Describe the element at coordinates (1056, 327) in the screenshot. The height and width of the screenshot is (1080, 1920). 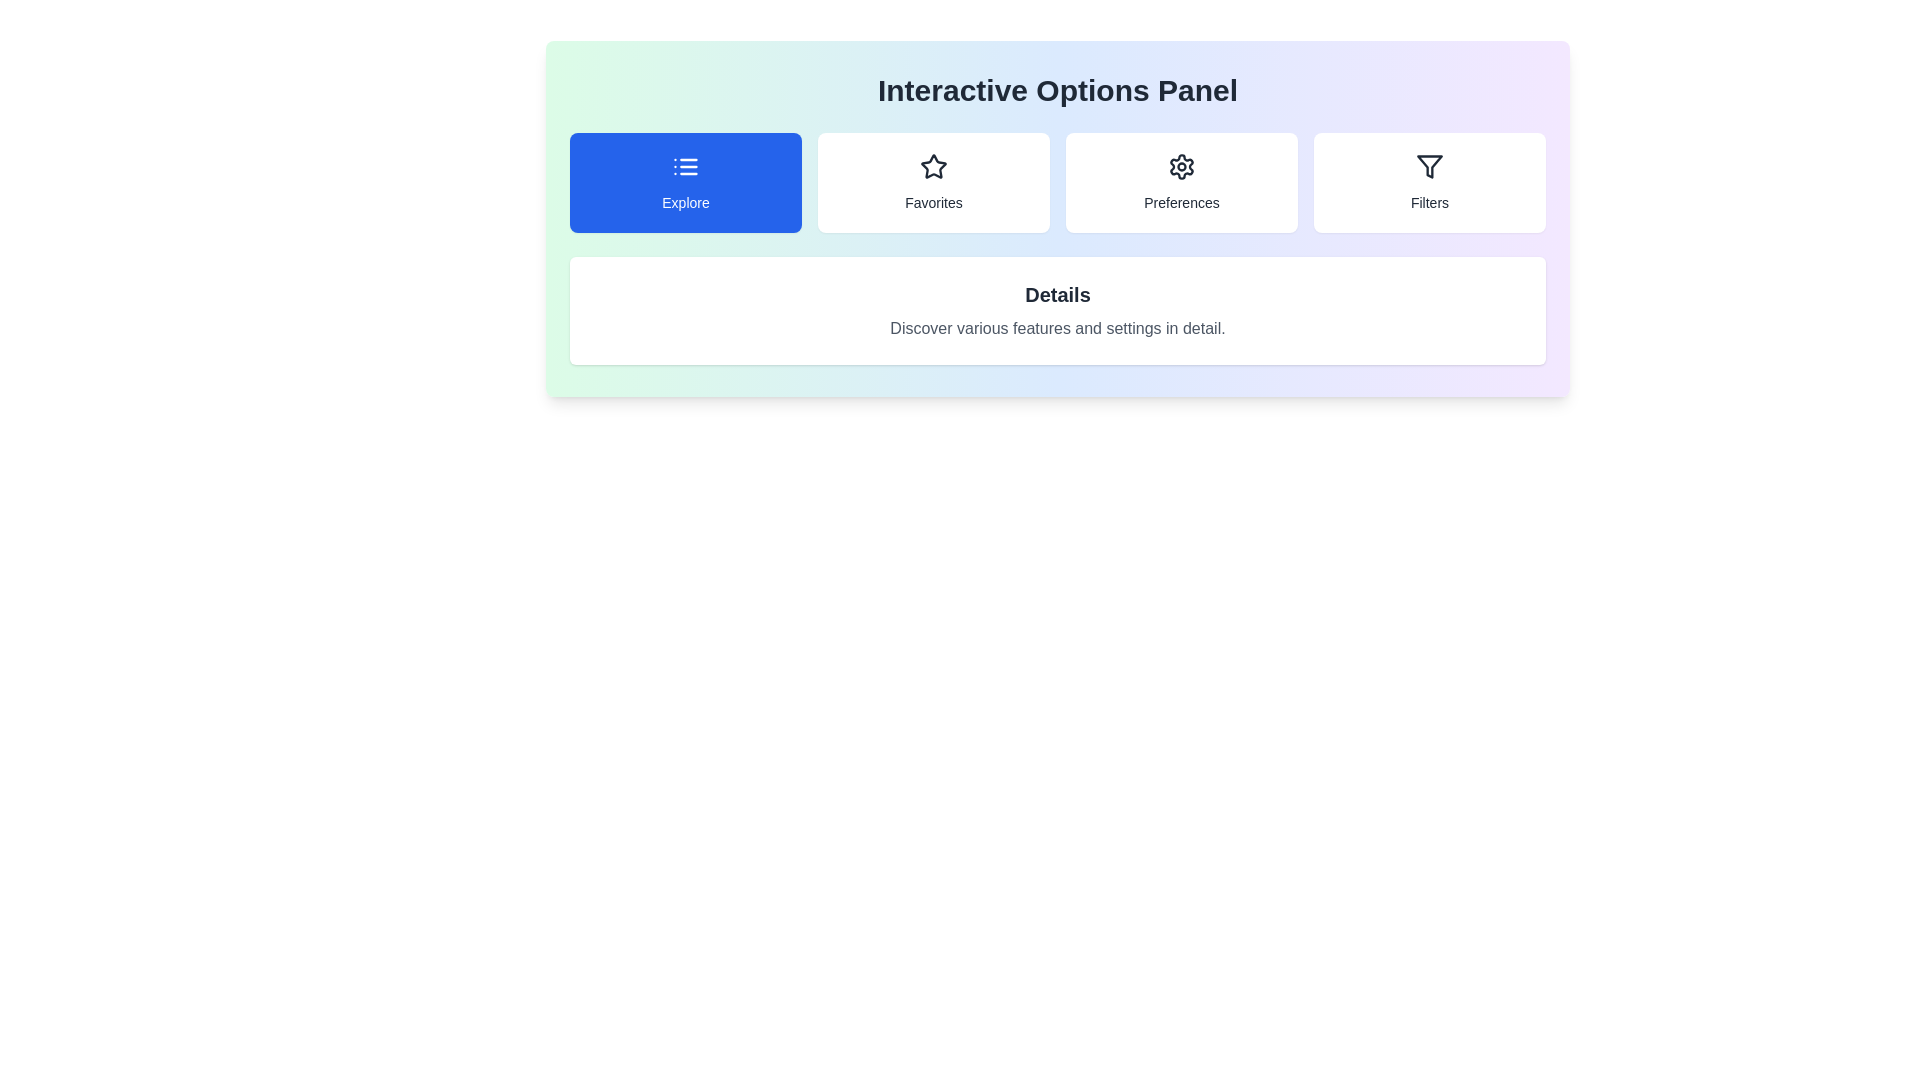
I see `the informative text located directly below the 'Details' heading` at that location.